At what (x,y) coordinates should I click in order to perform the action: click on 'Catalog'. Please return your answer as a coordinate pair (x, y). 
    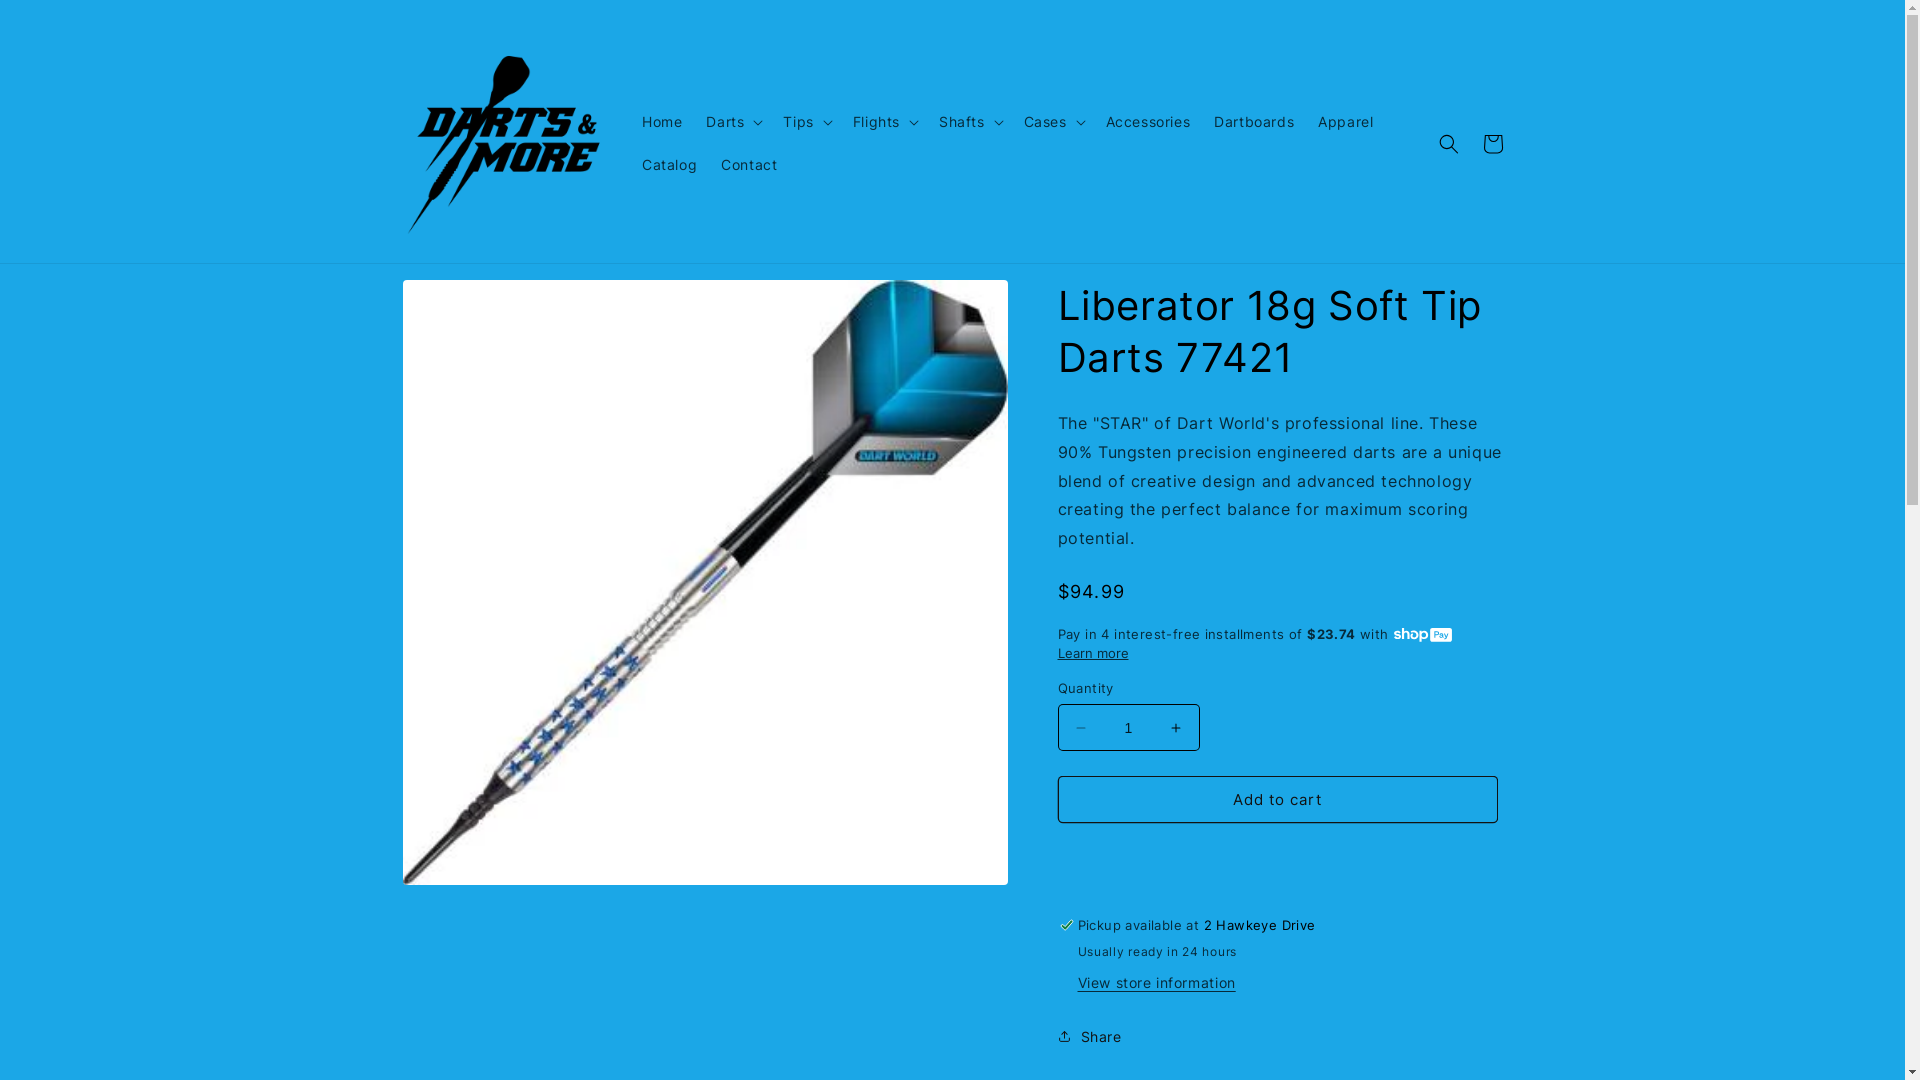
    Looking at the image, I should click on (628, 164).